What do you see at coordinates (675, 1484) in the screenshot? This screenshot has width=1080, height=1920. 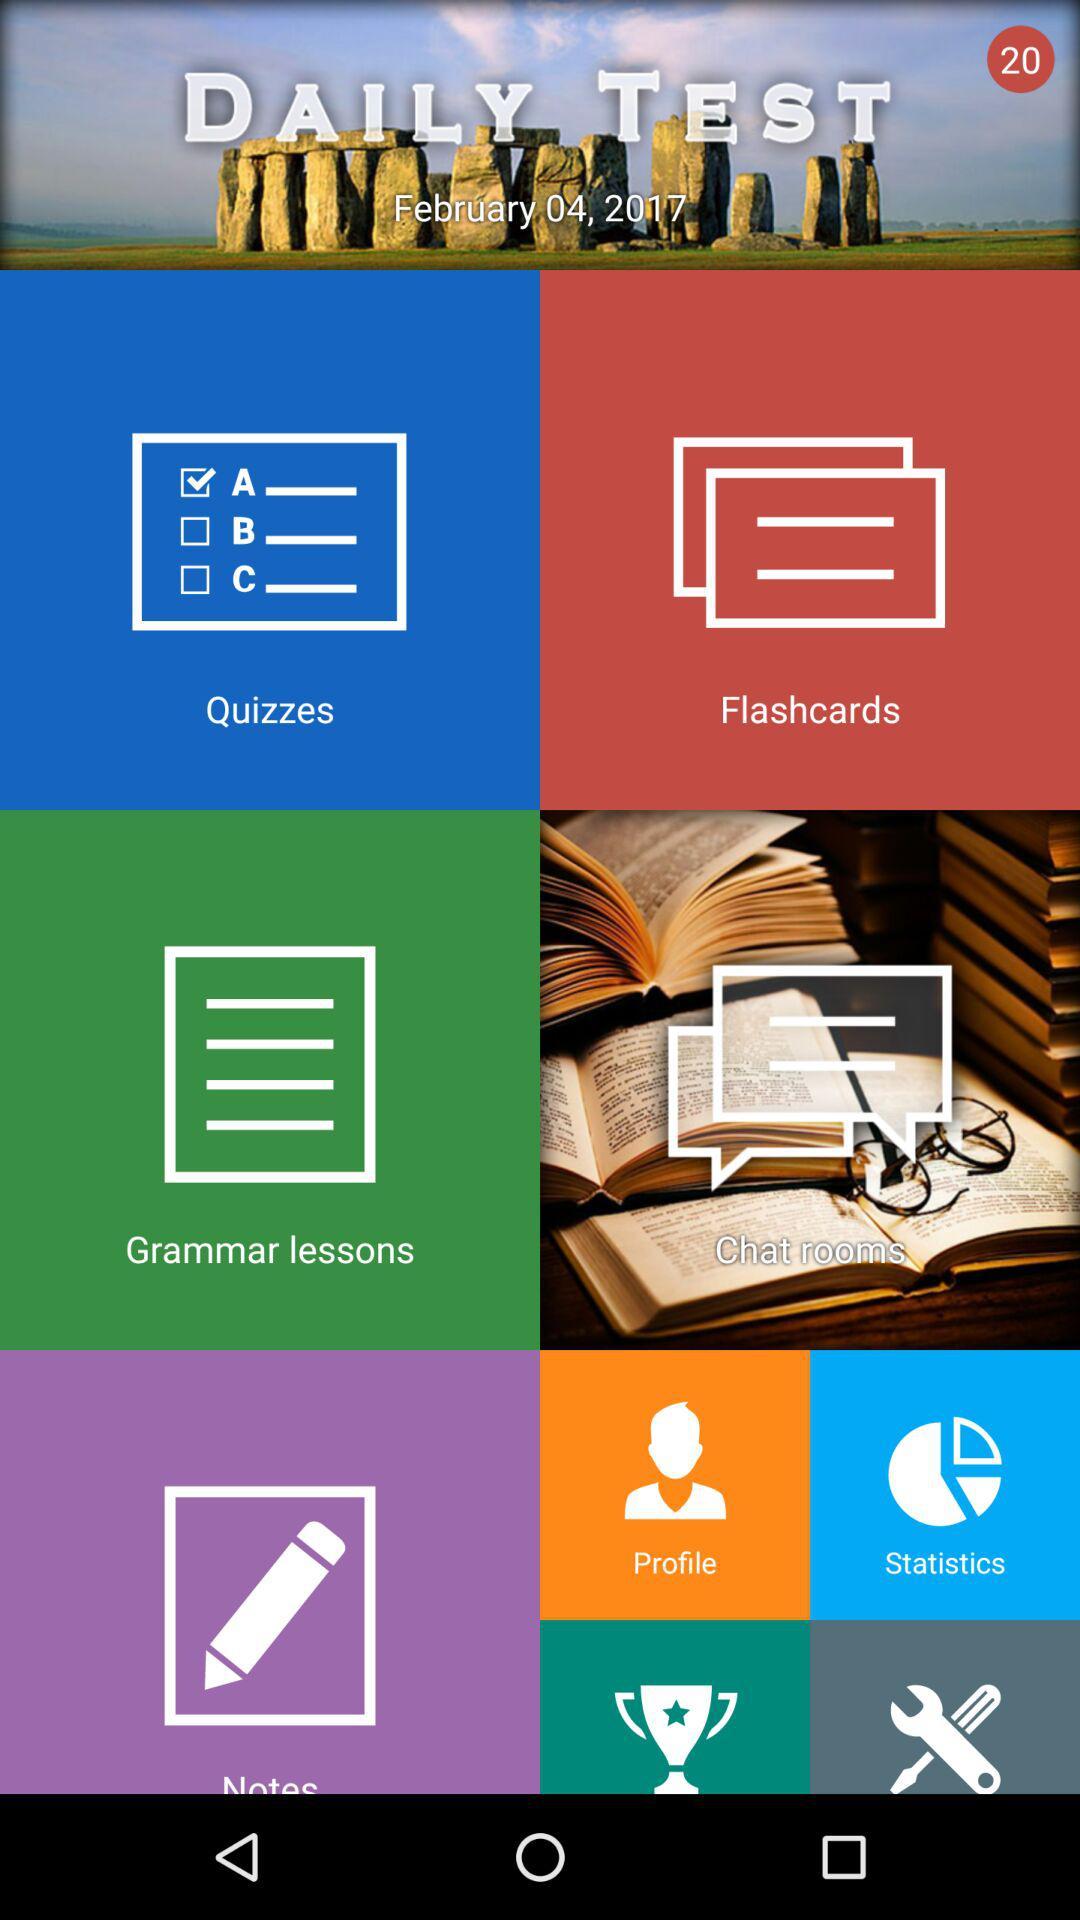 I see `profile on the left side of statistics` at bounding box center [675, 1484].